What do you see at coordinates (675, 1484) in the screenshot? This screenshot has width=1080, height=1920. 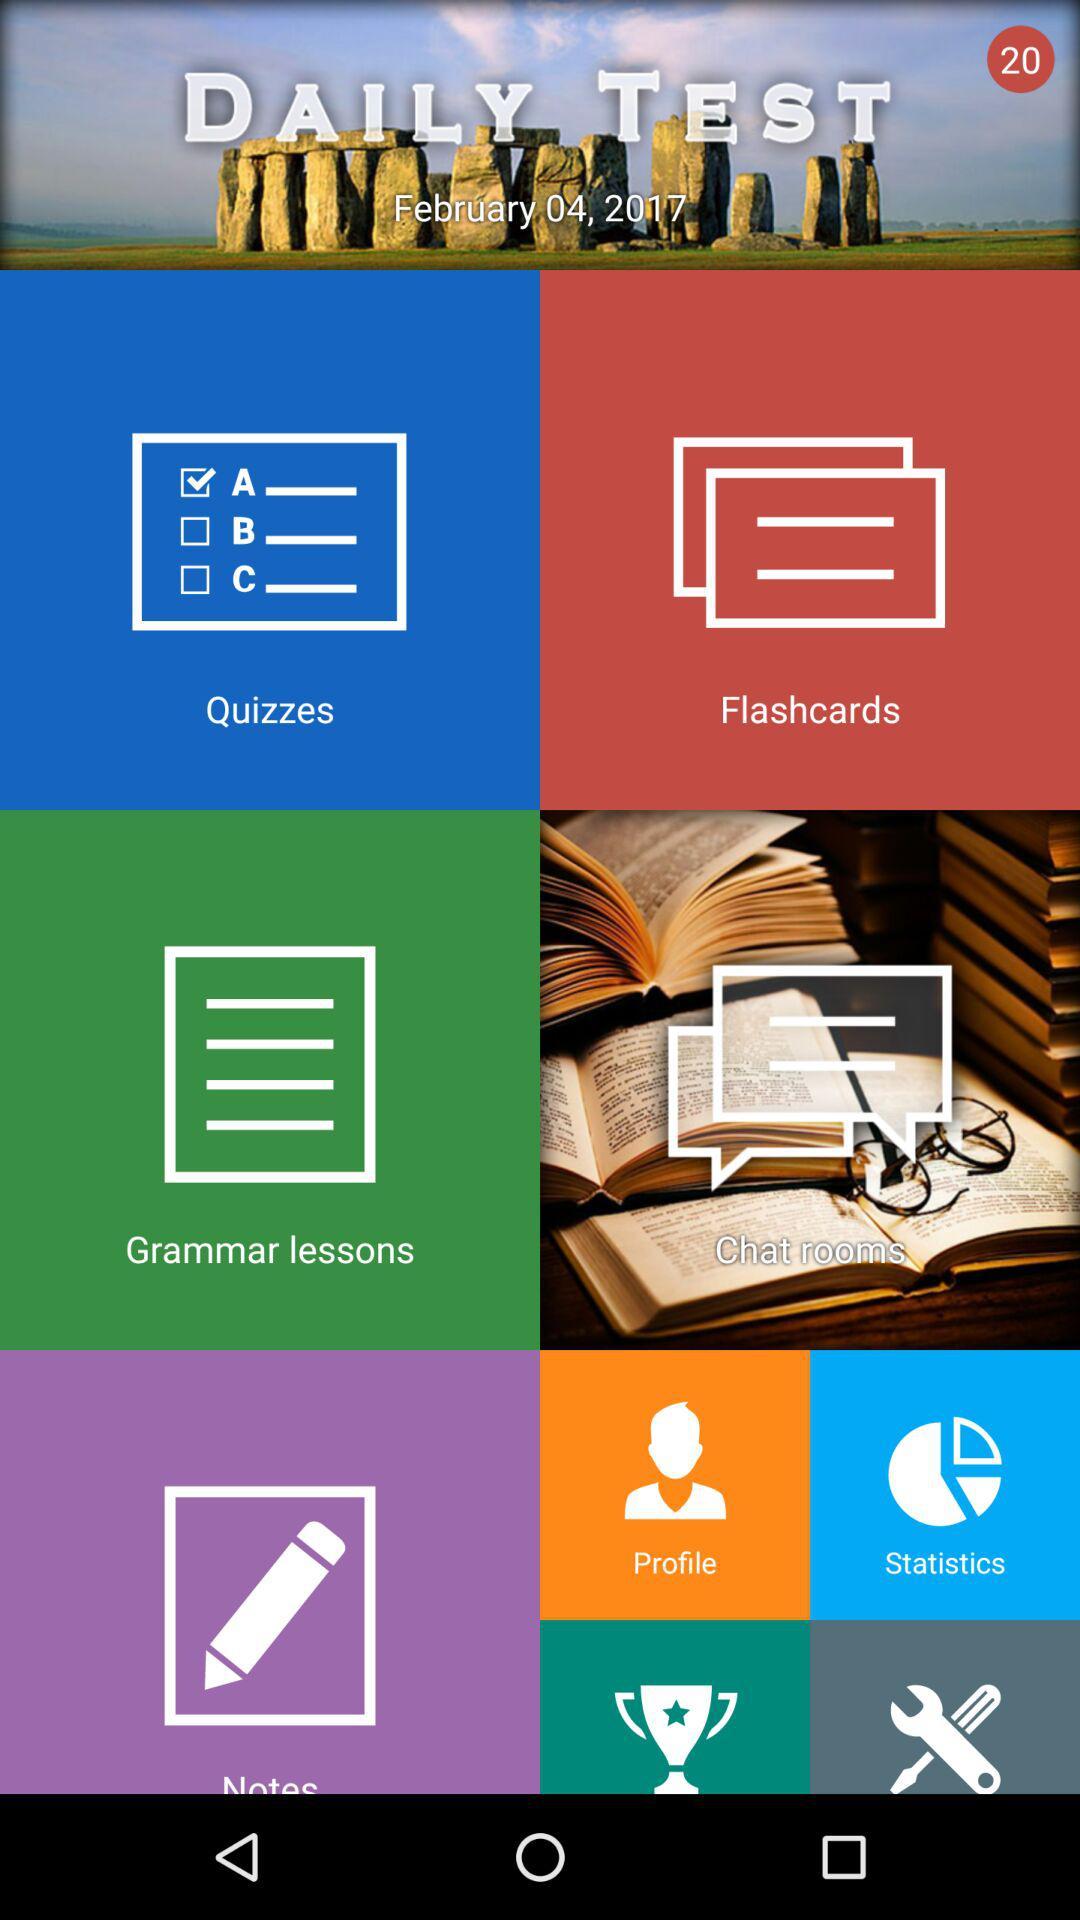 I see `profile on the left side of statistics` at bounding box center [675, 1484].